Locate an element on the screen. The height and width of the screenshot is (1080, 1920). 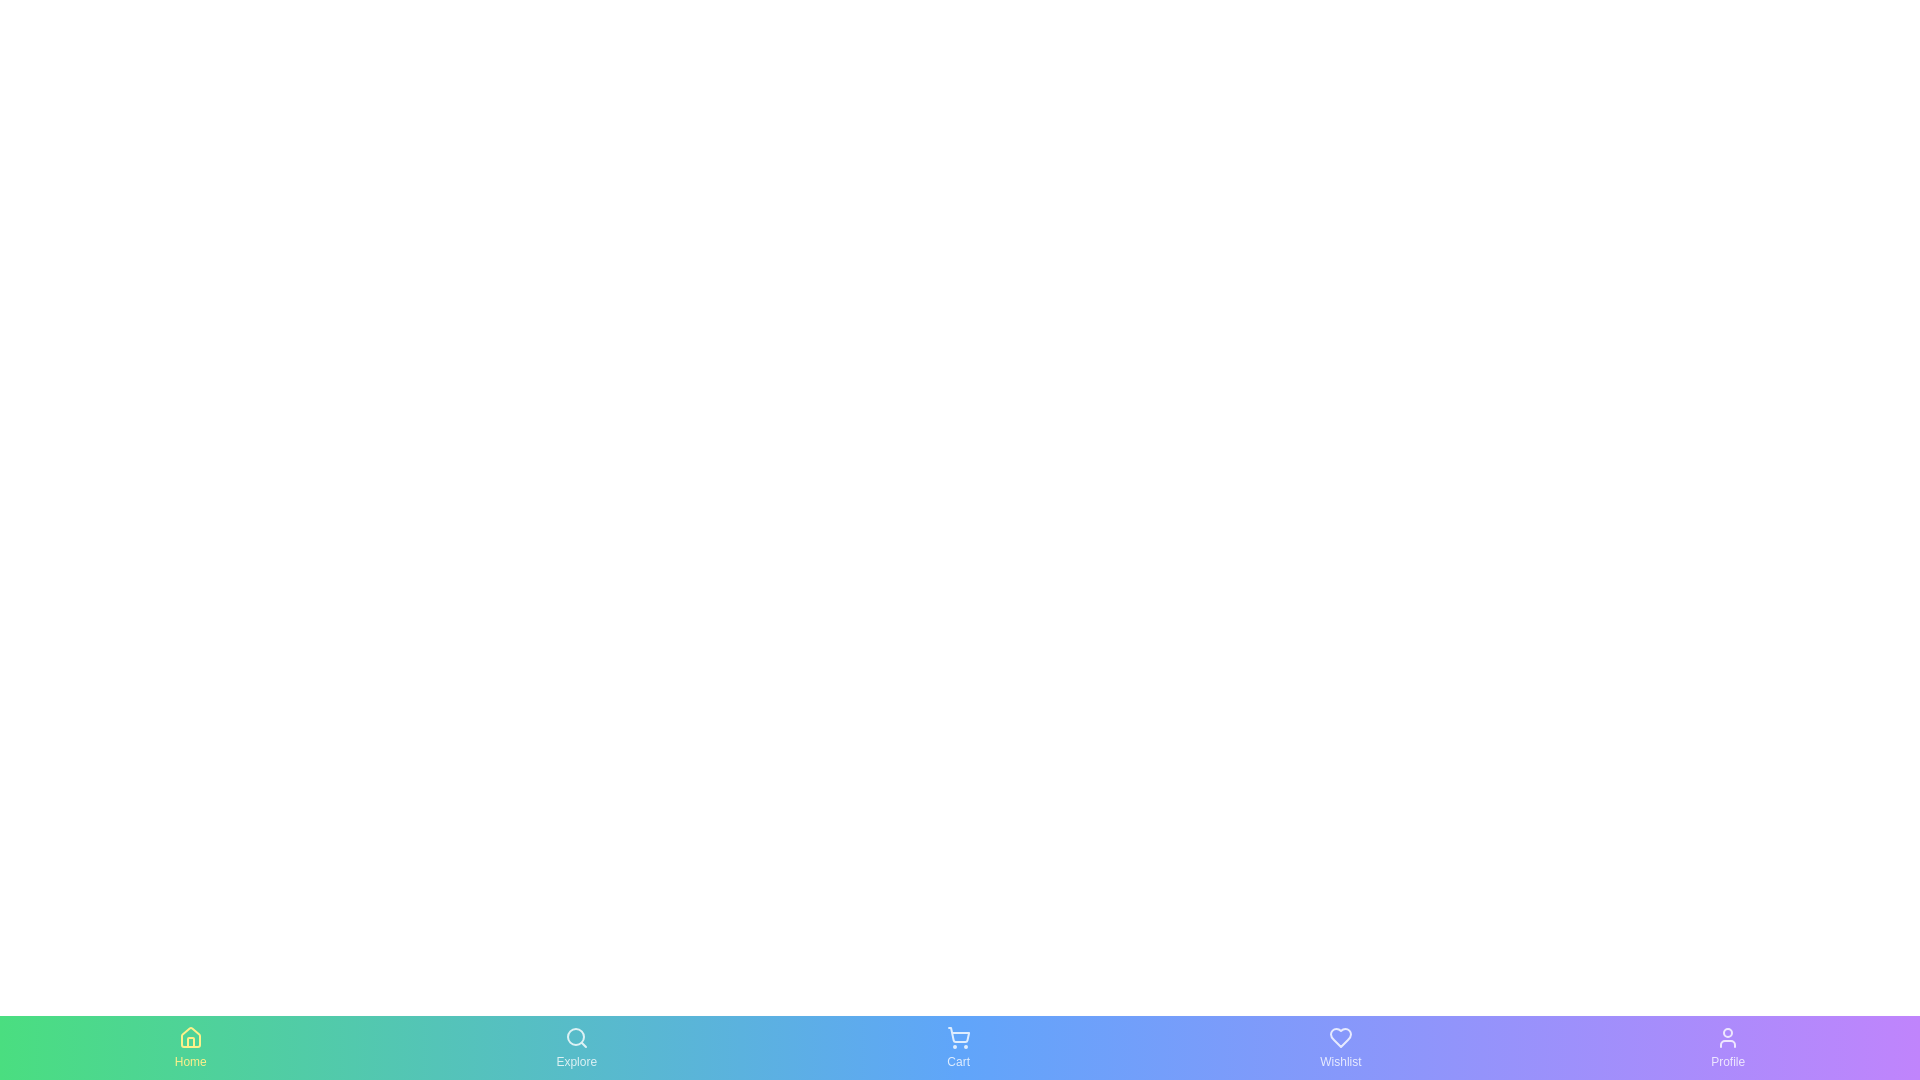
the Cart navigation icon to trigger navigation is located at coordinates (957, 1047).